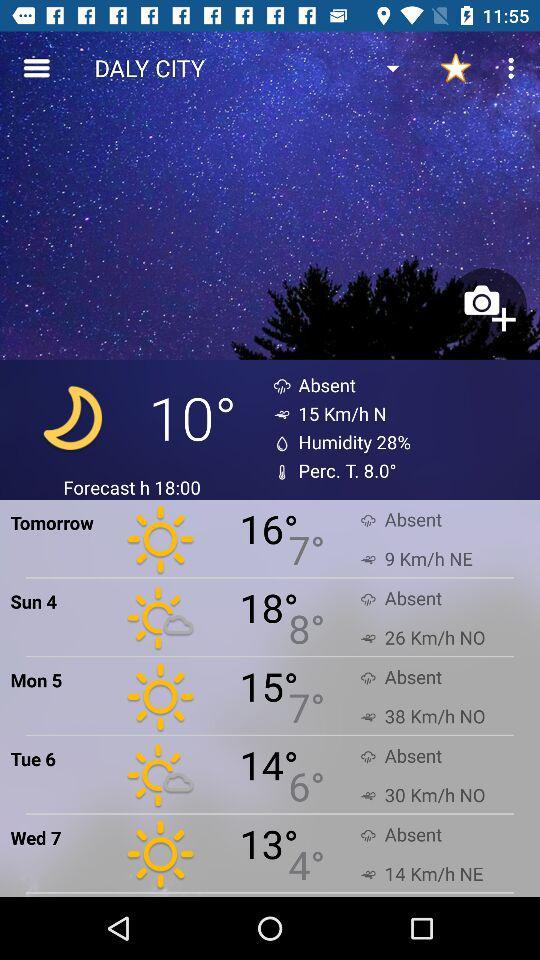  What do you see at coordinates (486, 307) in the screenshot?
I see `the photo icon` at bounding box center [486, 307].